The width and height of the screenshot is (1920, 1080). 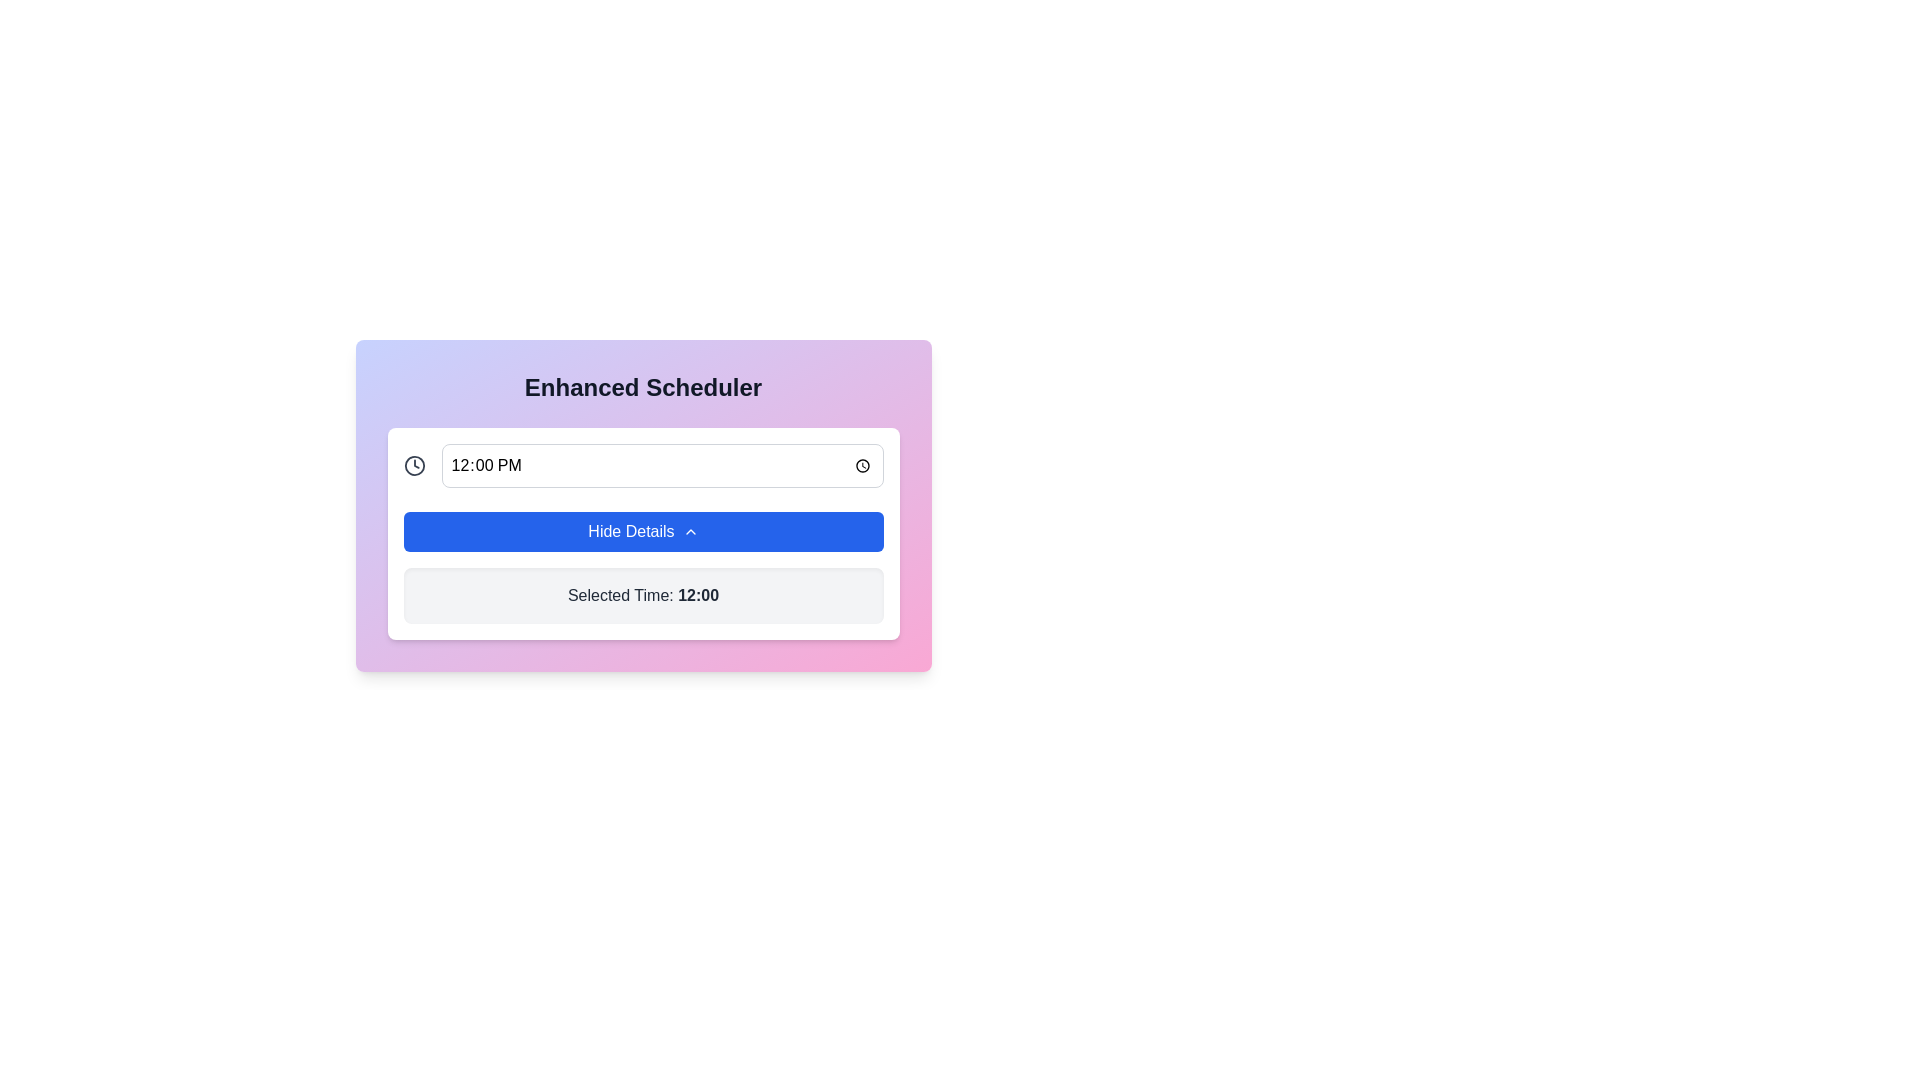 I want to click on text 'Enhanced Scheduler' from the bold header label that is centered at the top of a rounded-corner box with a gradient background, so click(x=643, y=388).